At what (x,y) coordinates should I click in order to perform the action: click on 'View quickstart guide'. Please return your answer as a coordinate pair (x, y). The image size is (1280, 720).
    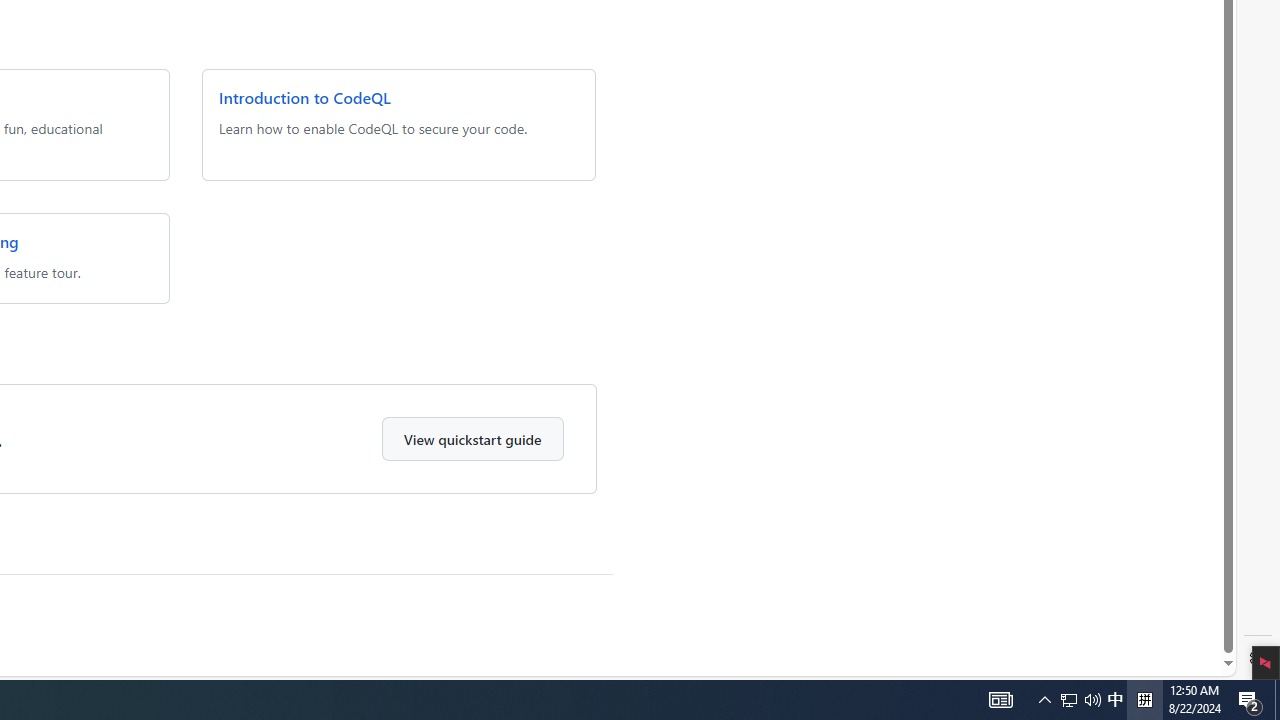
    Looking at the image, I should click on (471, 437).